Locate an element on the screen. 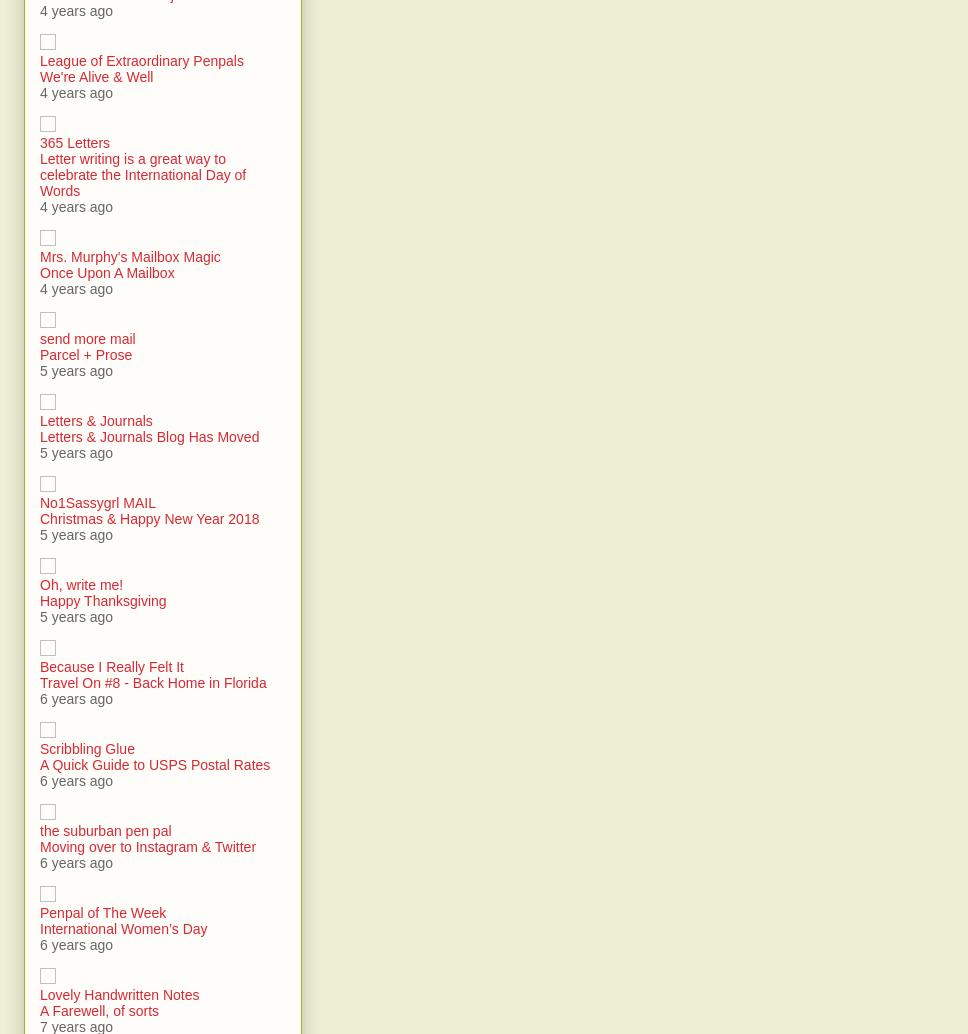 Image resolution: width=968 pixels, height=1034 pixels. '365 Letters' is located at coordinates (39, 143).